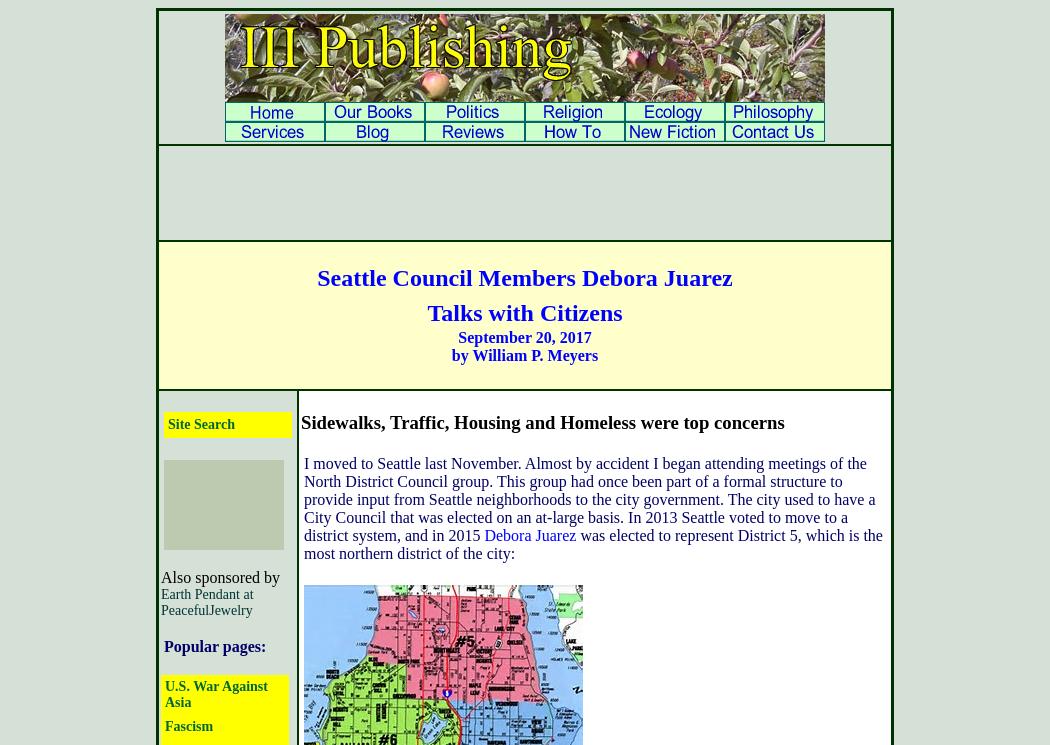 This screenshot has width=1050, height=745. I want to click on 'by William P. Meyers', so click(523, 355).